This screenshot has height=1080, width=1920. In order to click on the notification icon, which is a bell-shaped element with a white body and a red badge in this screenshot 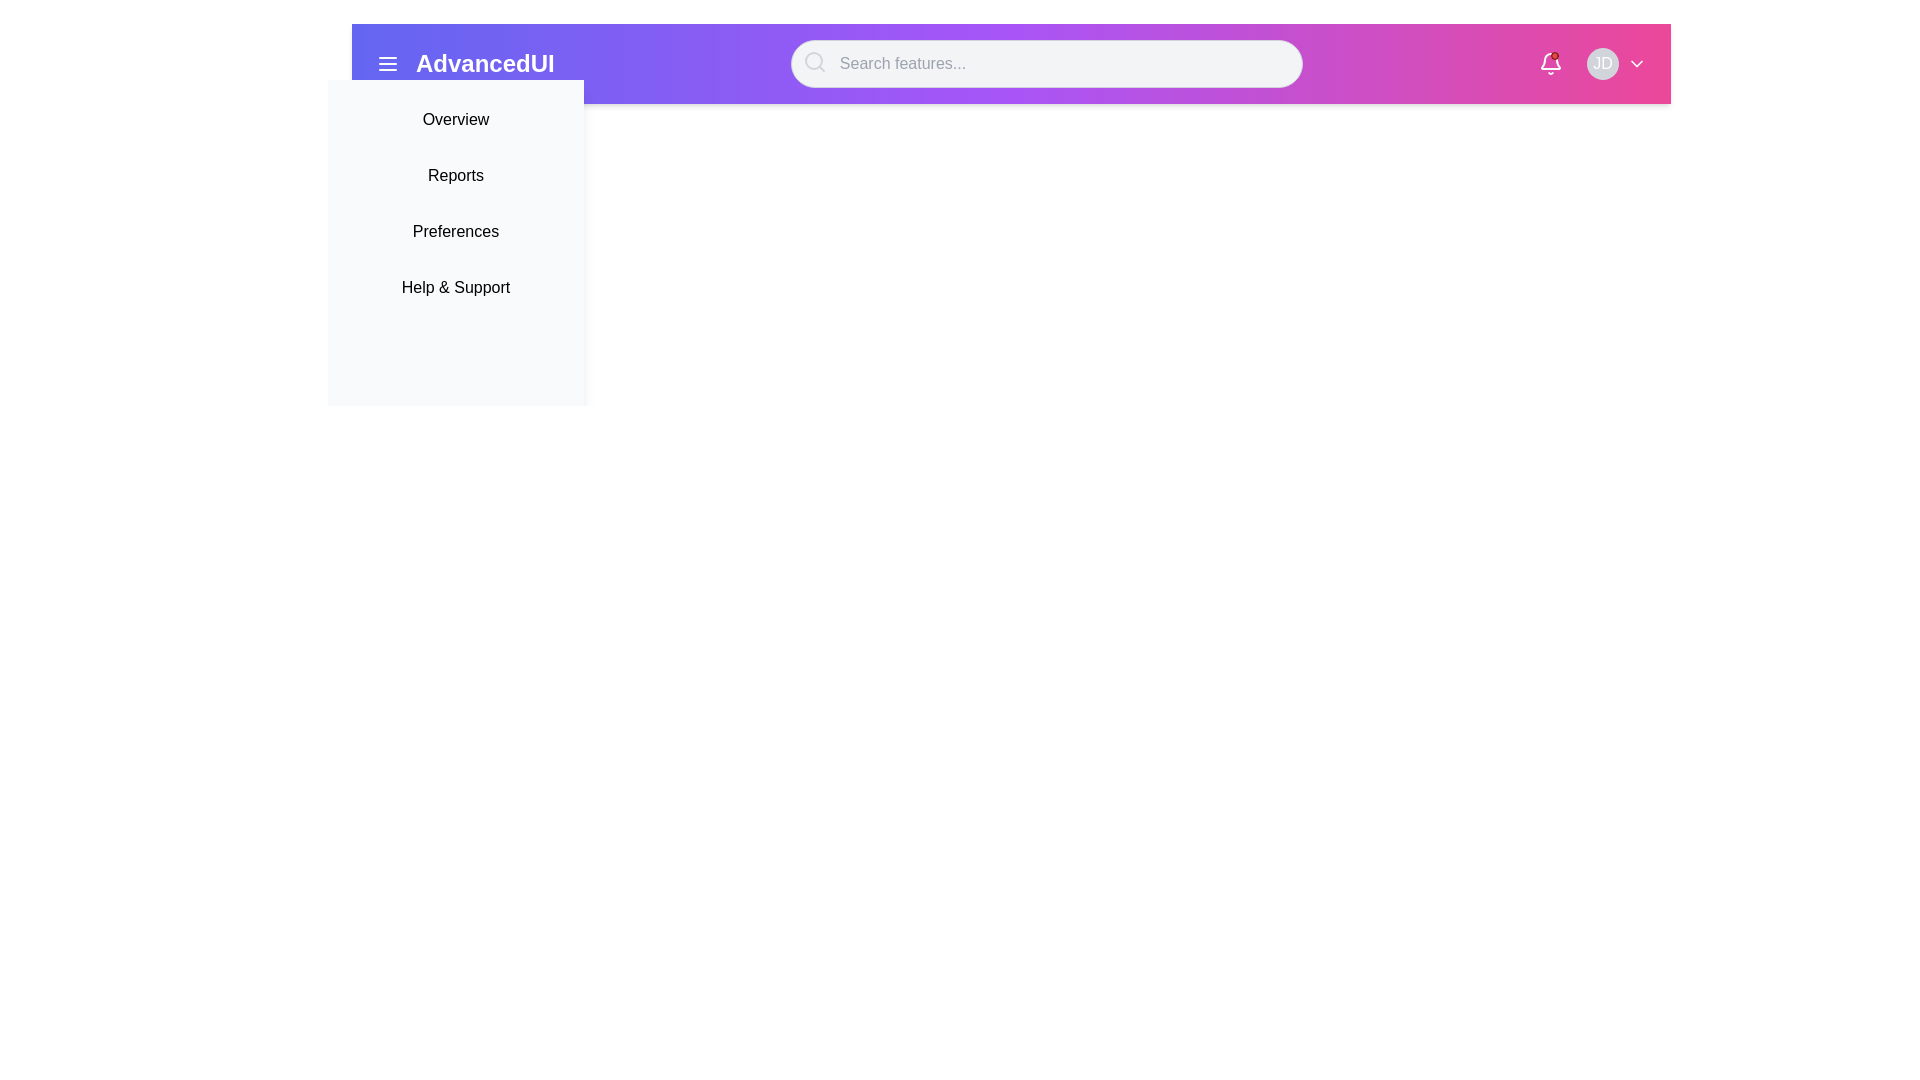, I will do `click(1549, 63)`.